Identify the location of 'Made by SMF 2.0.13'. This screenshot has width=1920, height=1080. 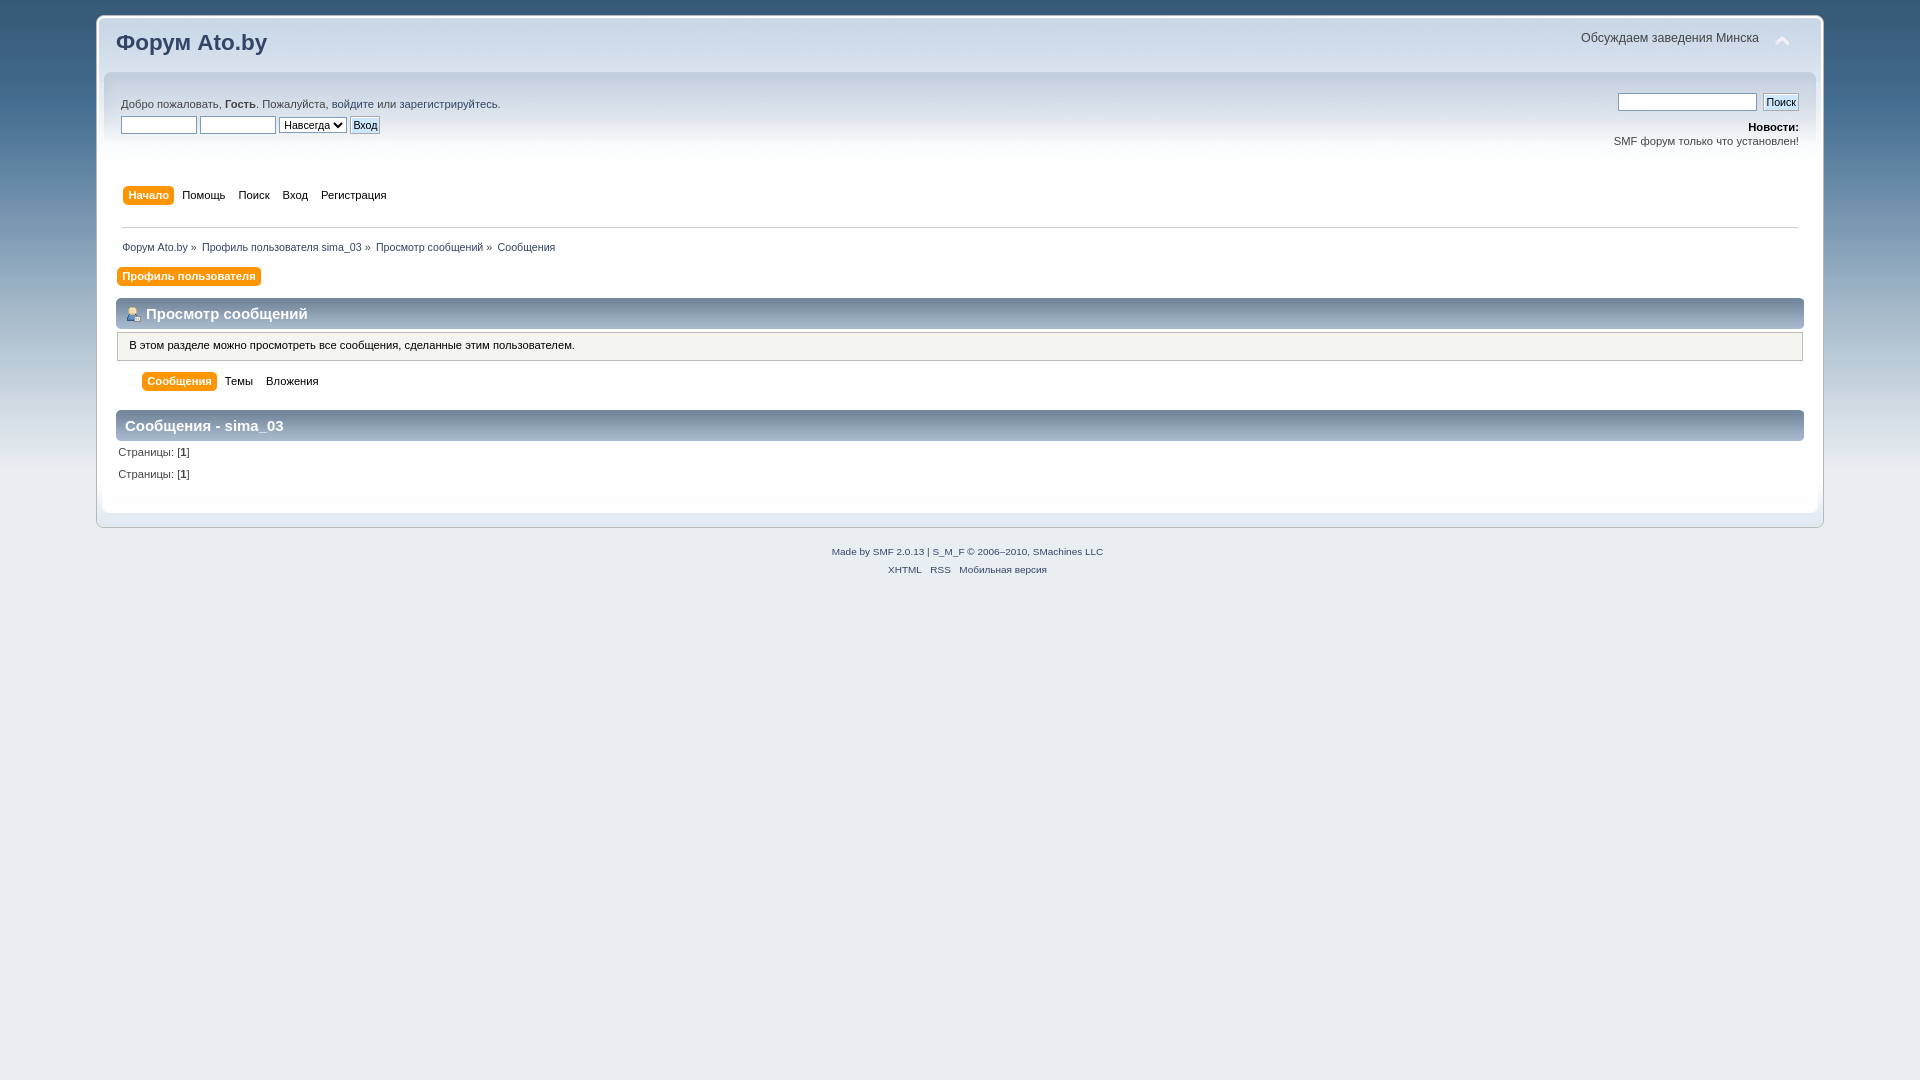
(878, 551).